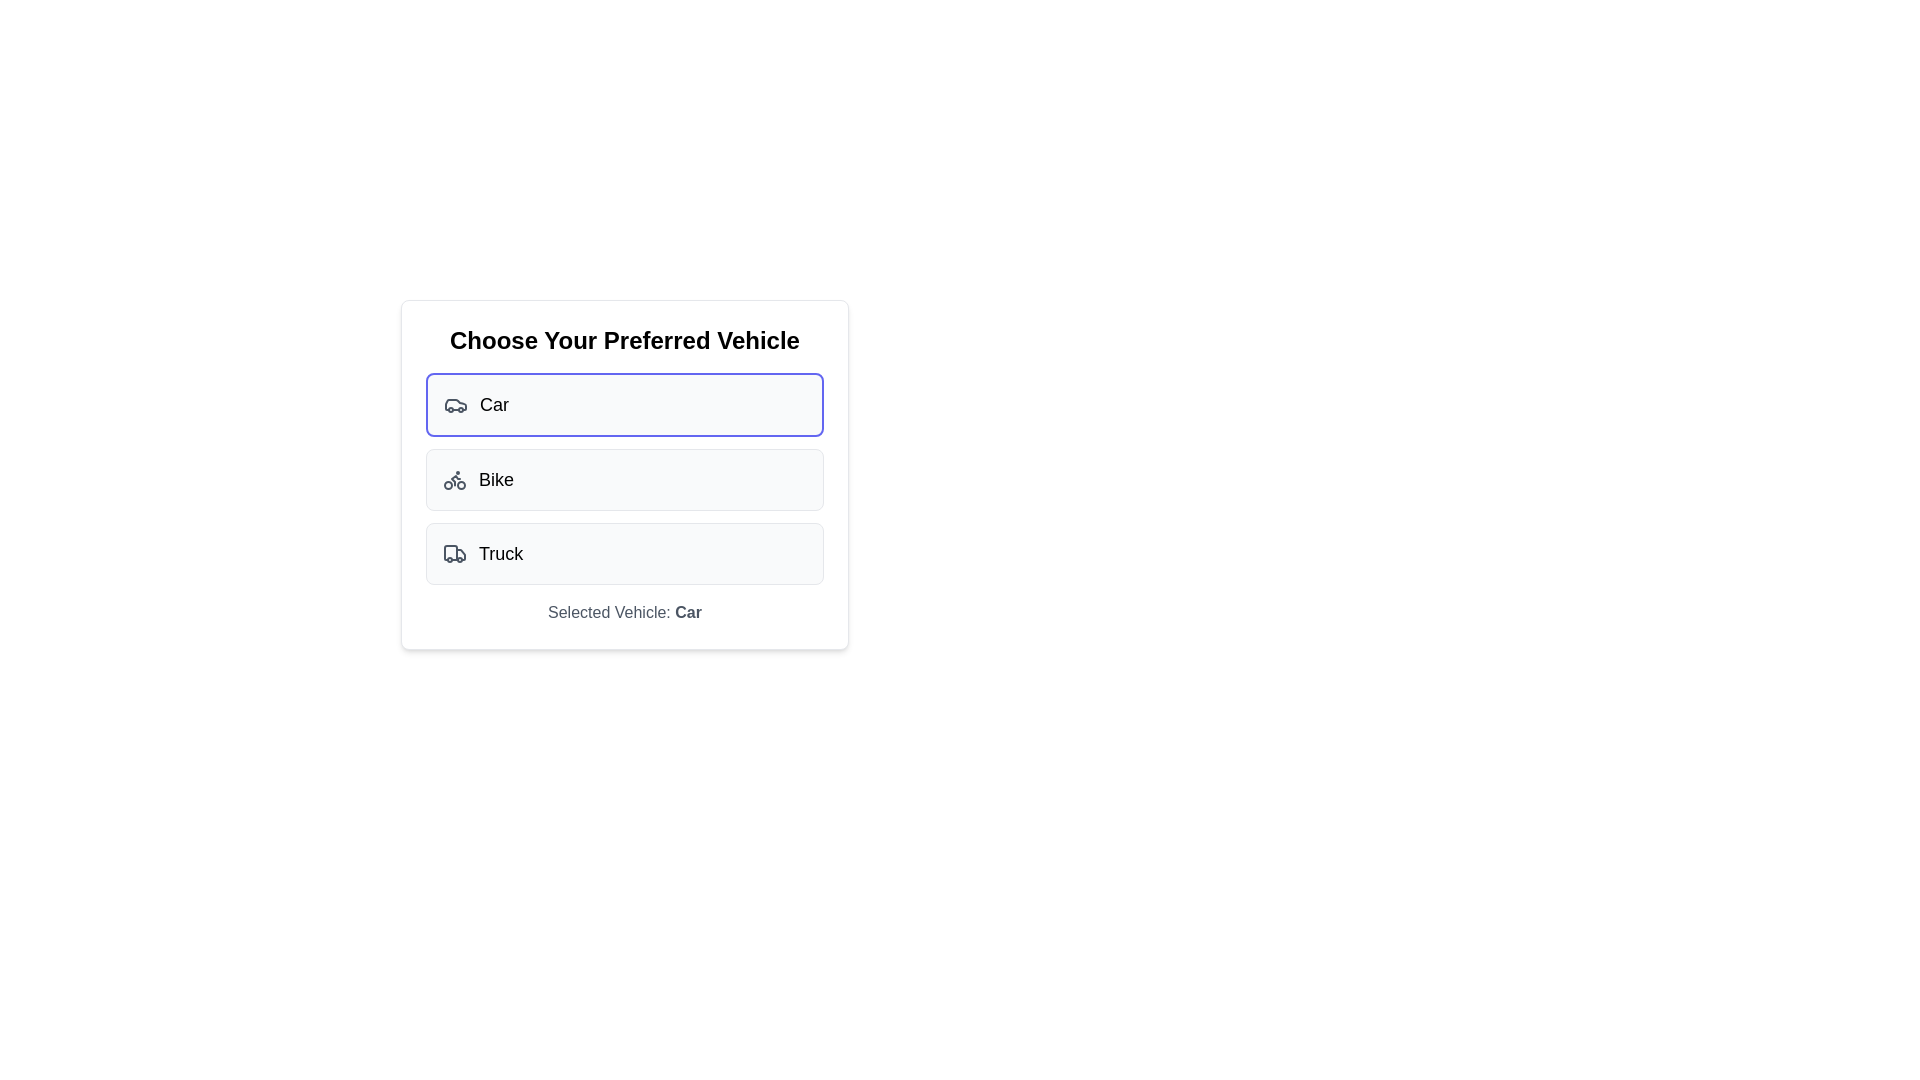 Image resolution: width=1920 pixels, height=1080 pixels. Describe the element at coordinates (454, 479) in the screenshot. I see `the decorative 'Bike' icon located to the left of the text label 'Bike' in the vehicle selection list` at that location.